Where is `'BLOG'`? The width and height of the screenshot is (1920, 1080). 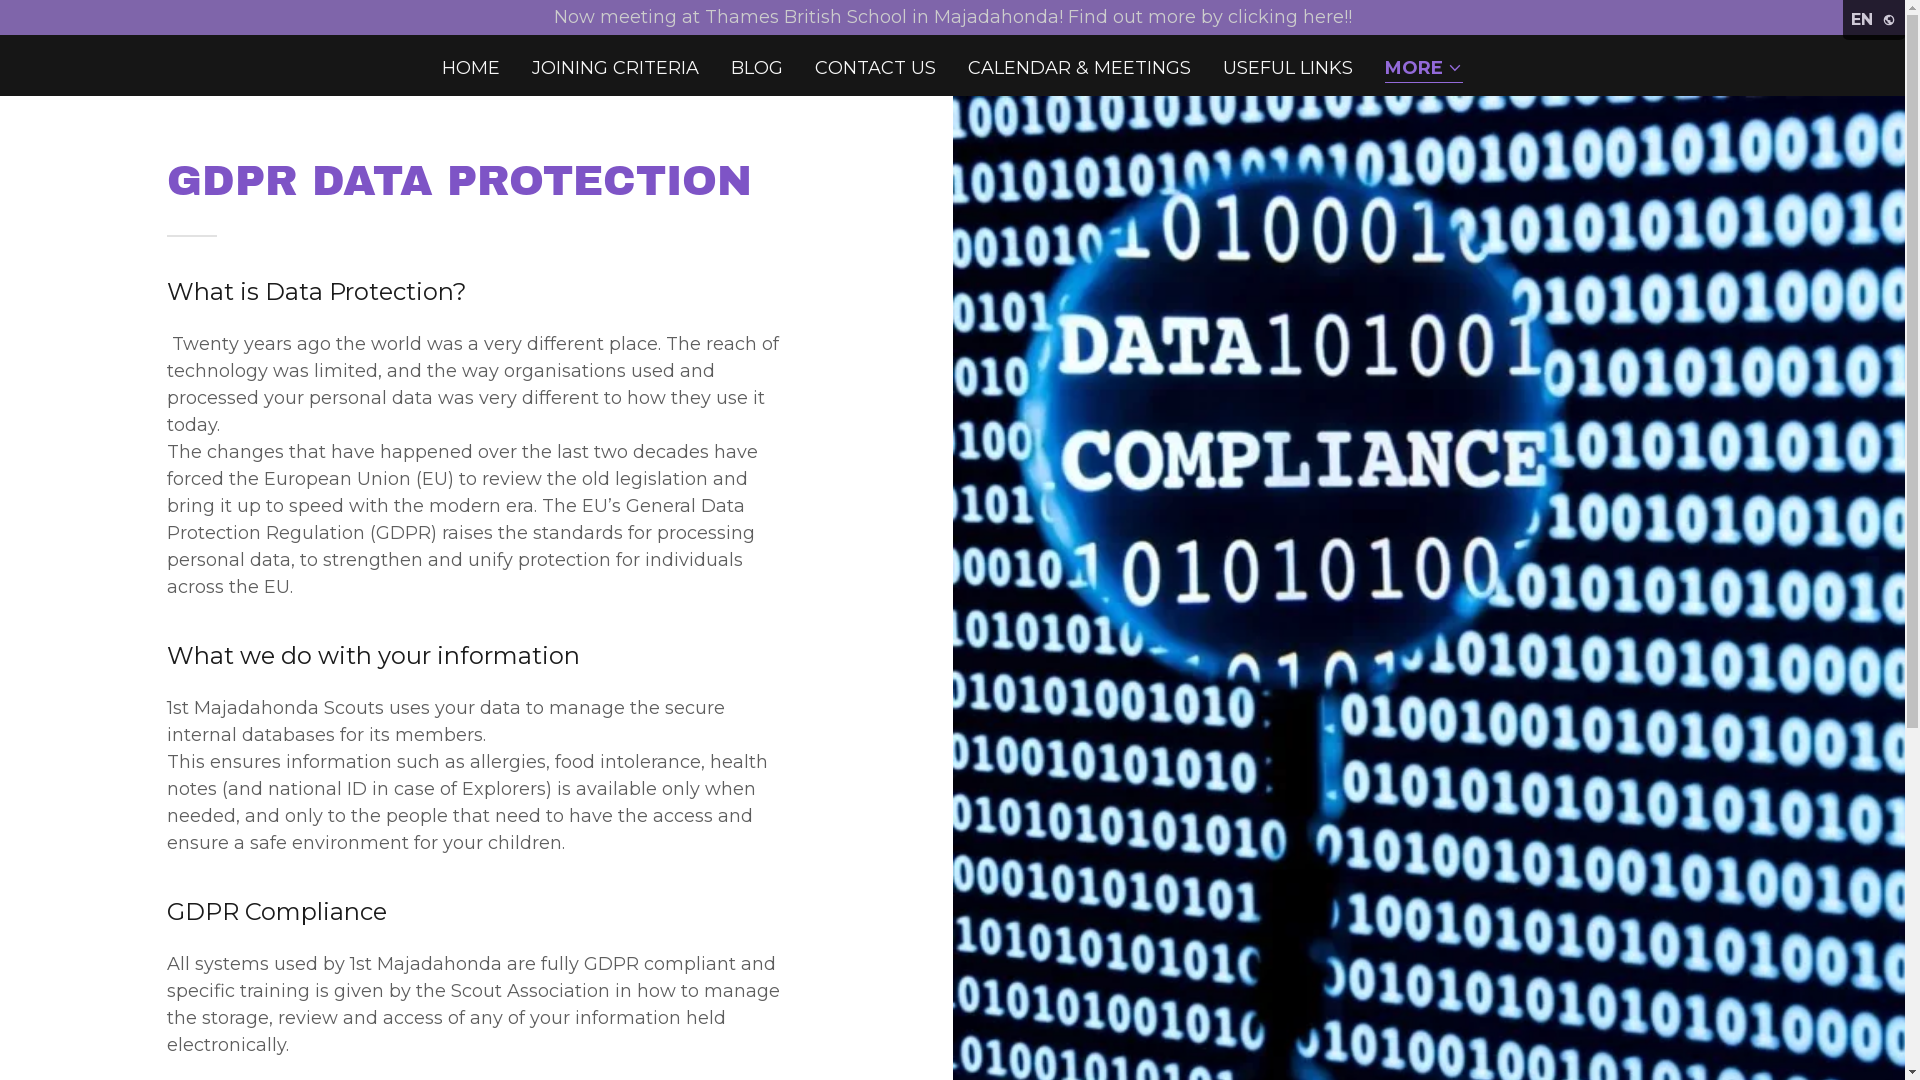 'BLOG' is located at coordinates (756, 67).